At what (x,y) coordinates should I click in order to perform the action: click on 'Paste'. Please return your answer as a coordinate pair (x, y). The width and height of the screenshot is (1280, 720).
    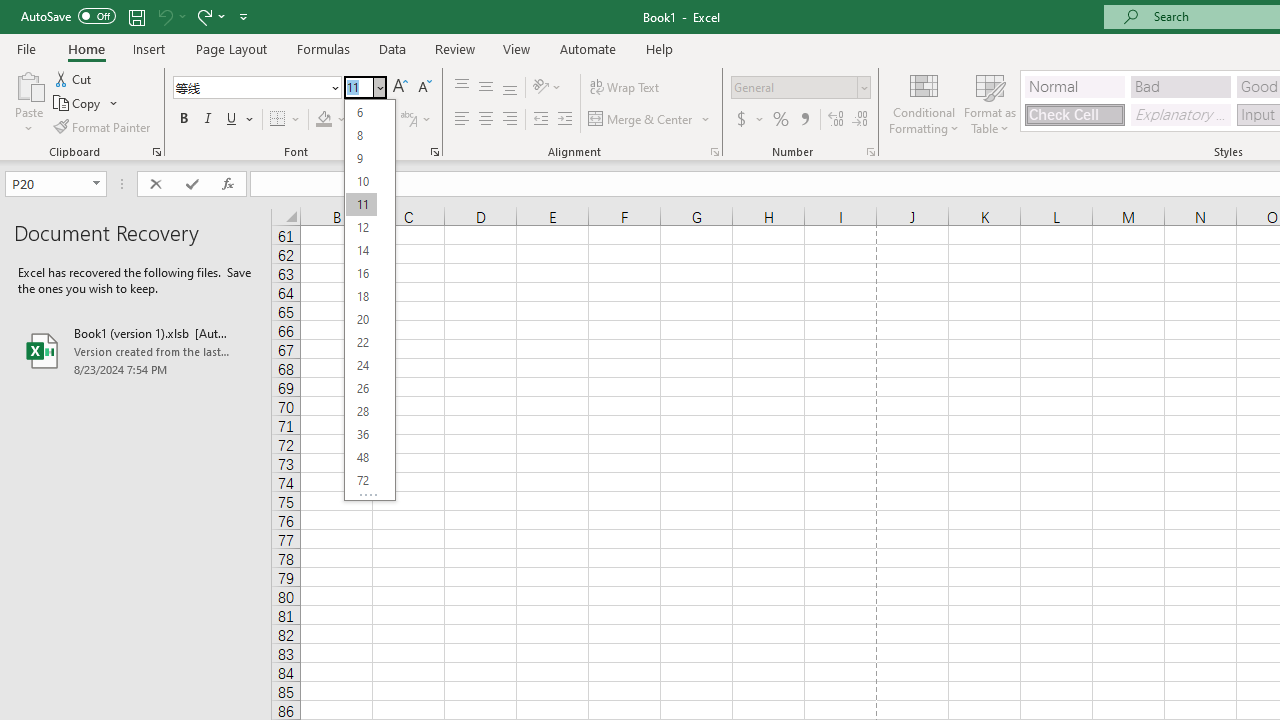
    Looking at the image, I should click on (28, 103).